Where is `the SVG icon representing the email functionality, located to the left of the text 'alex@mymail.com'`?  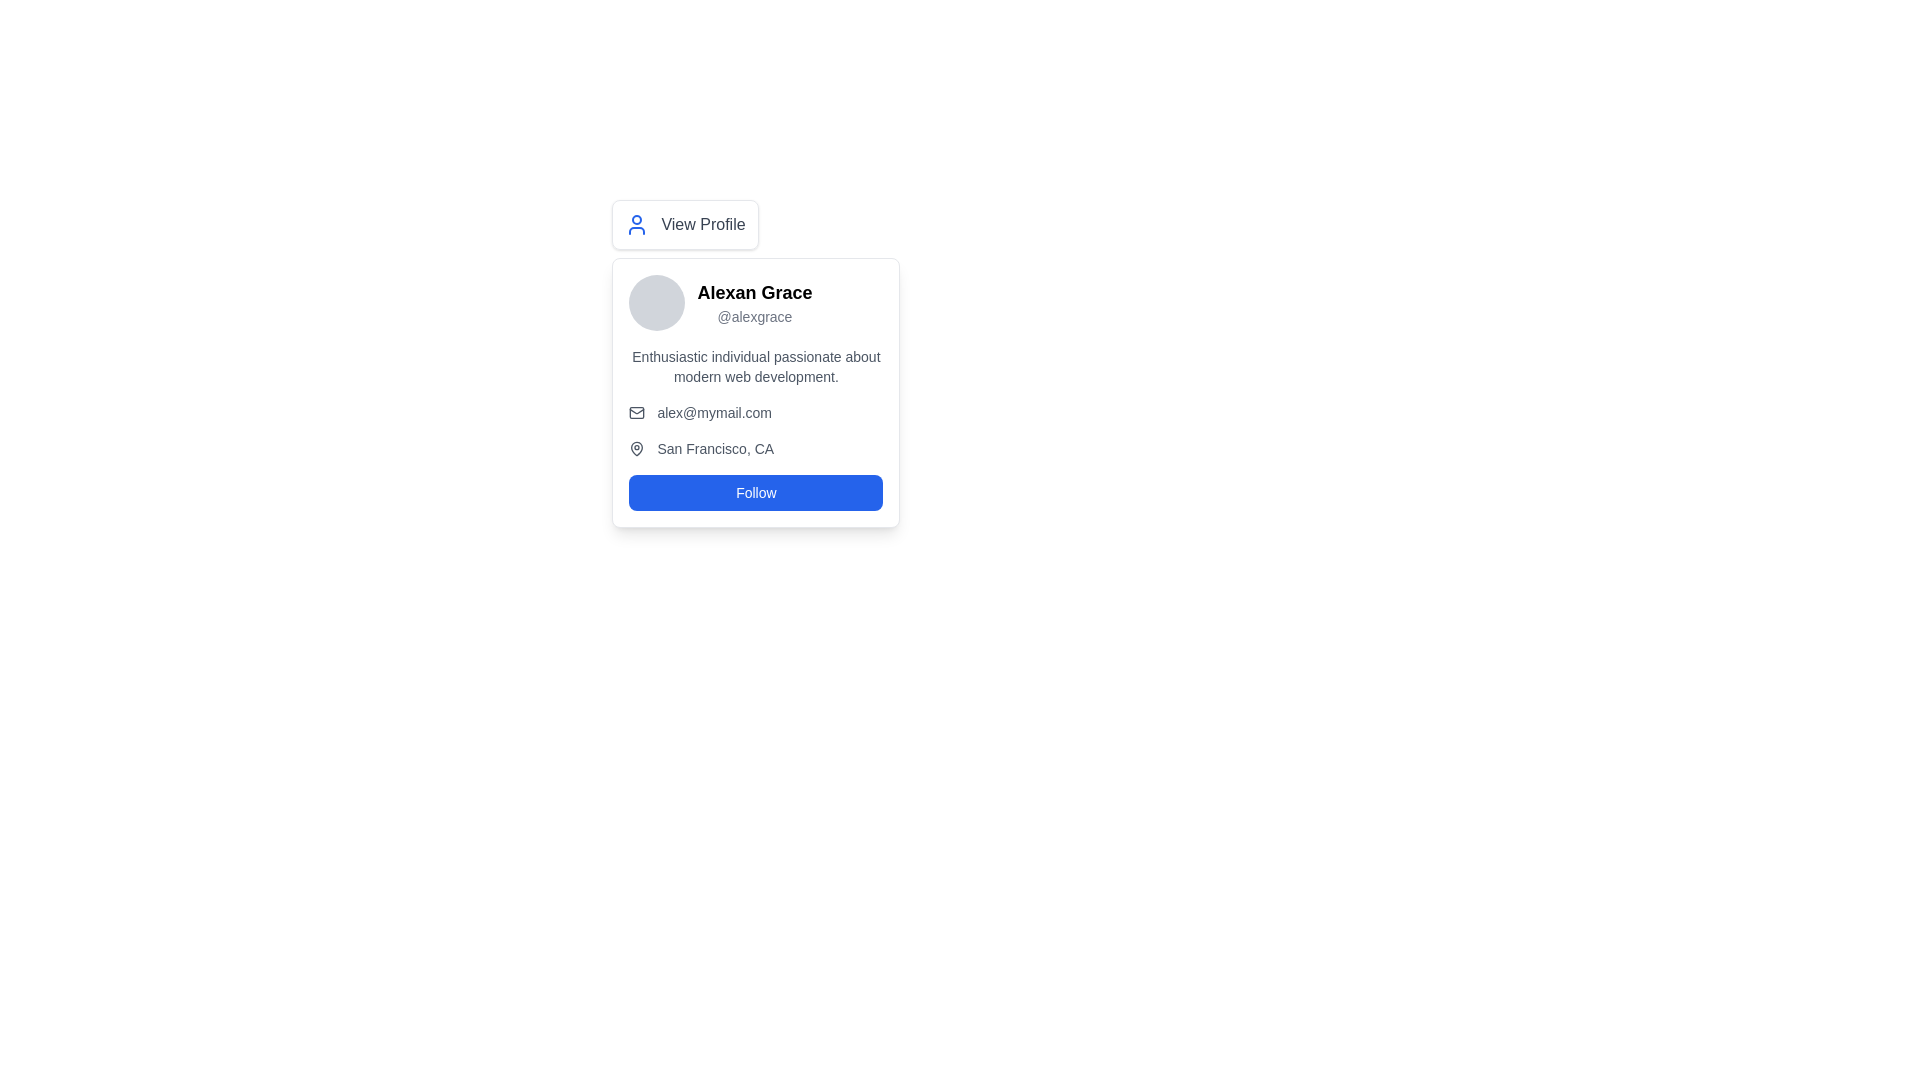 the SVG icon representing the email functionality, located to the left of the text 'alex@mymail.com' is located at coordinates (636, 411).